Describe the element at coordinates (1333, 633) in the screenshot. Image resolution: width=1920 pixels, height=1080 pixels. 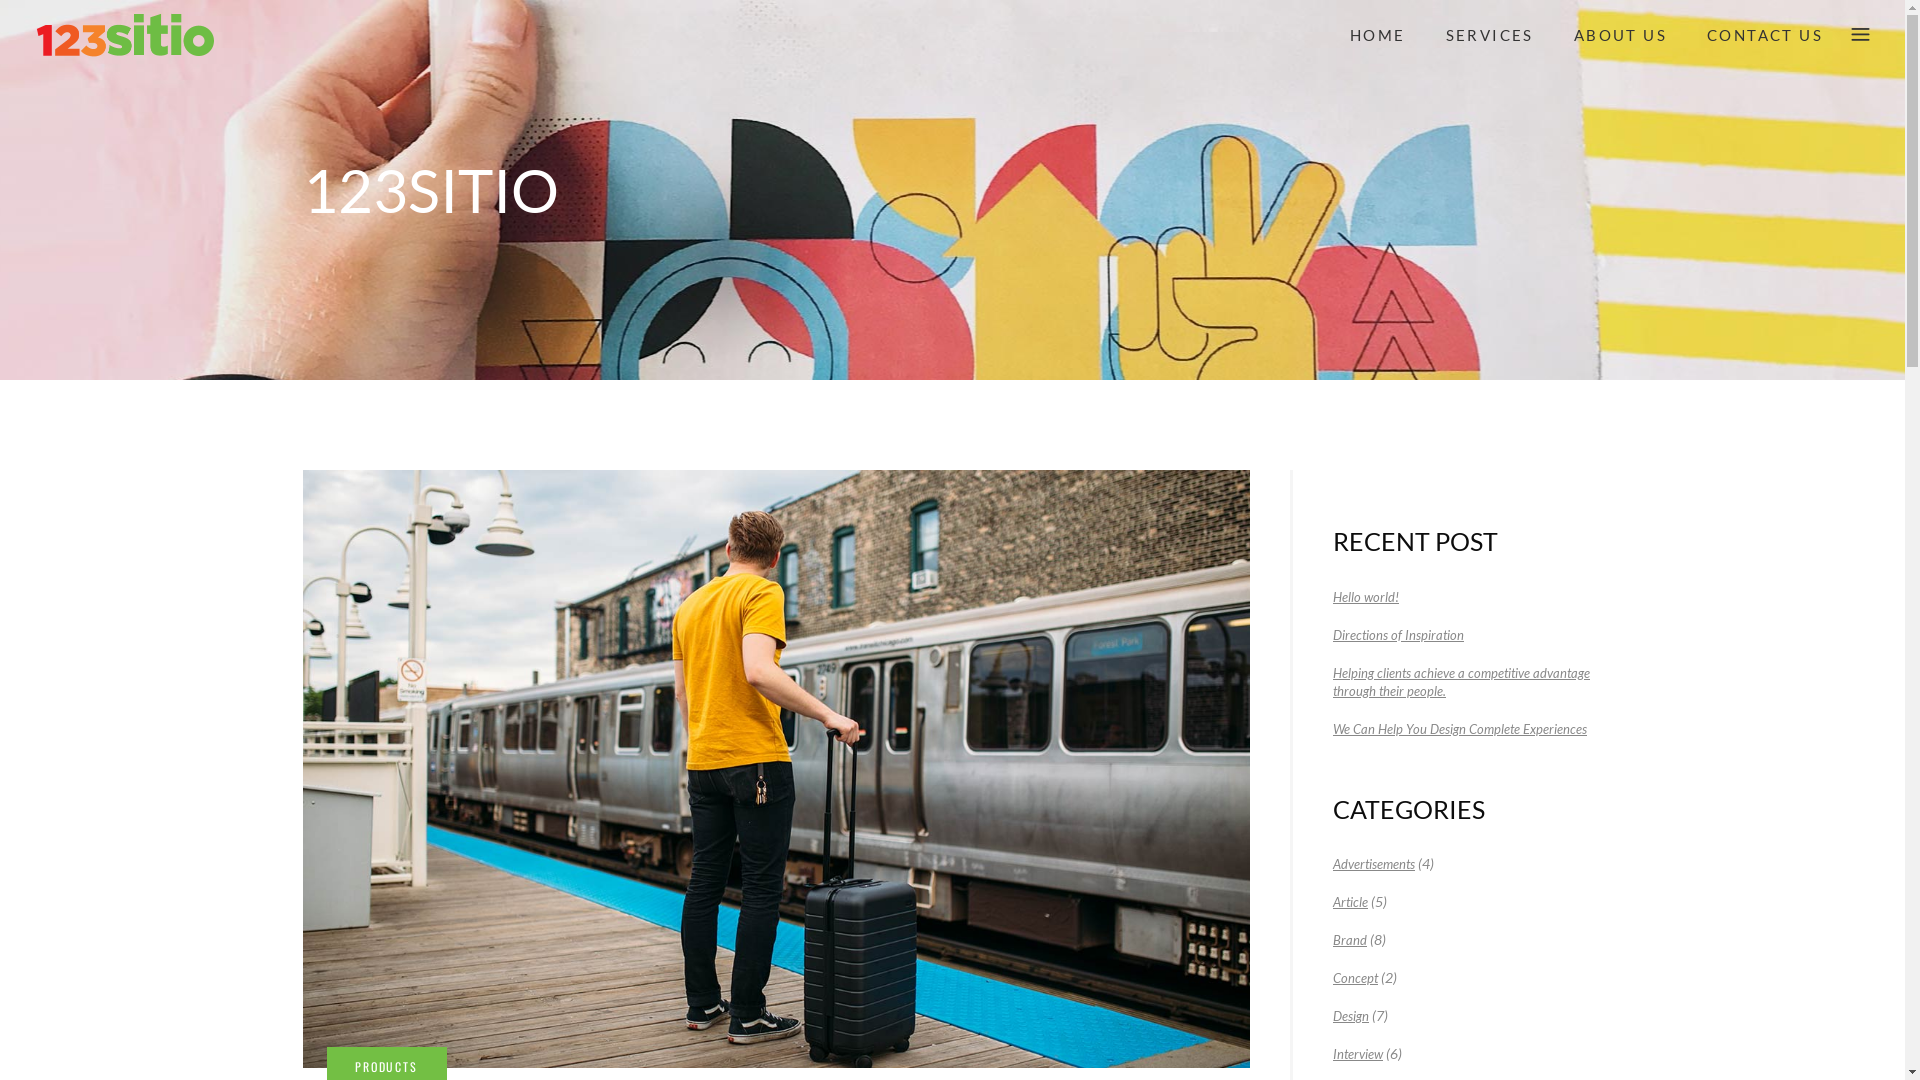
I see `'Directions of Inspiration'` at that location.